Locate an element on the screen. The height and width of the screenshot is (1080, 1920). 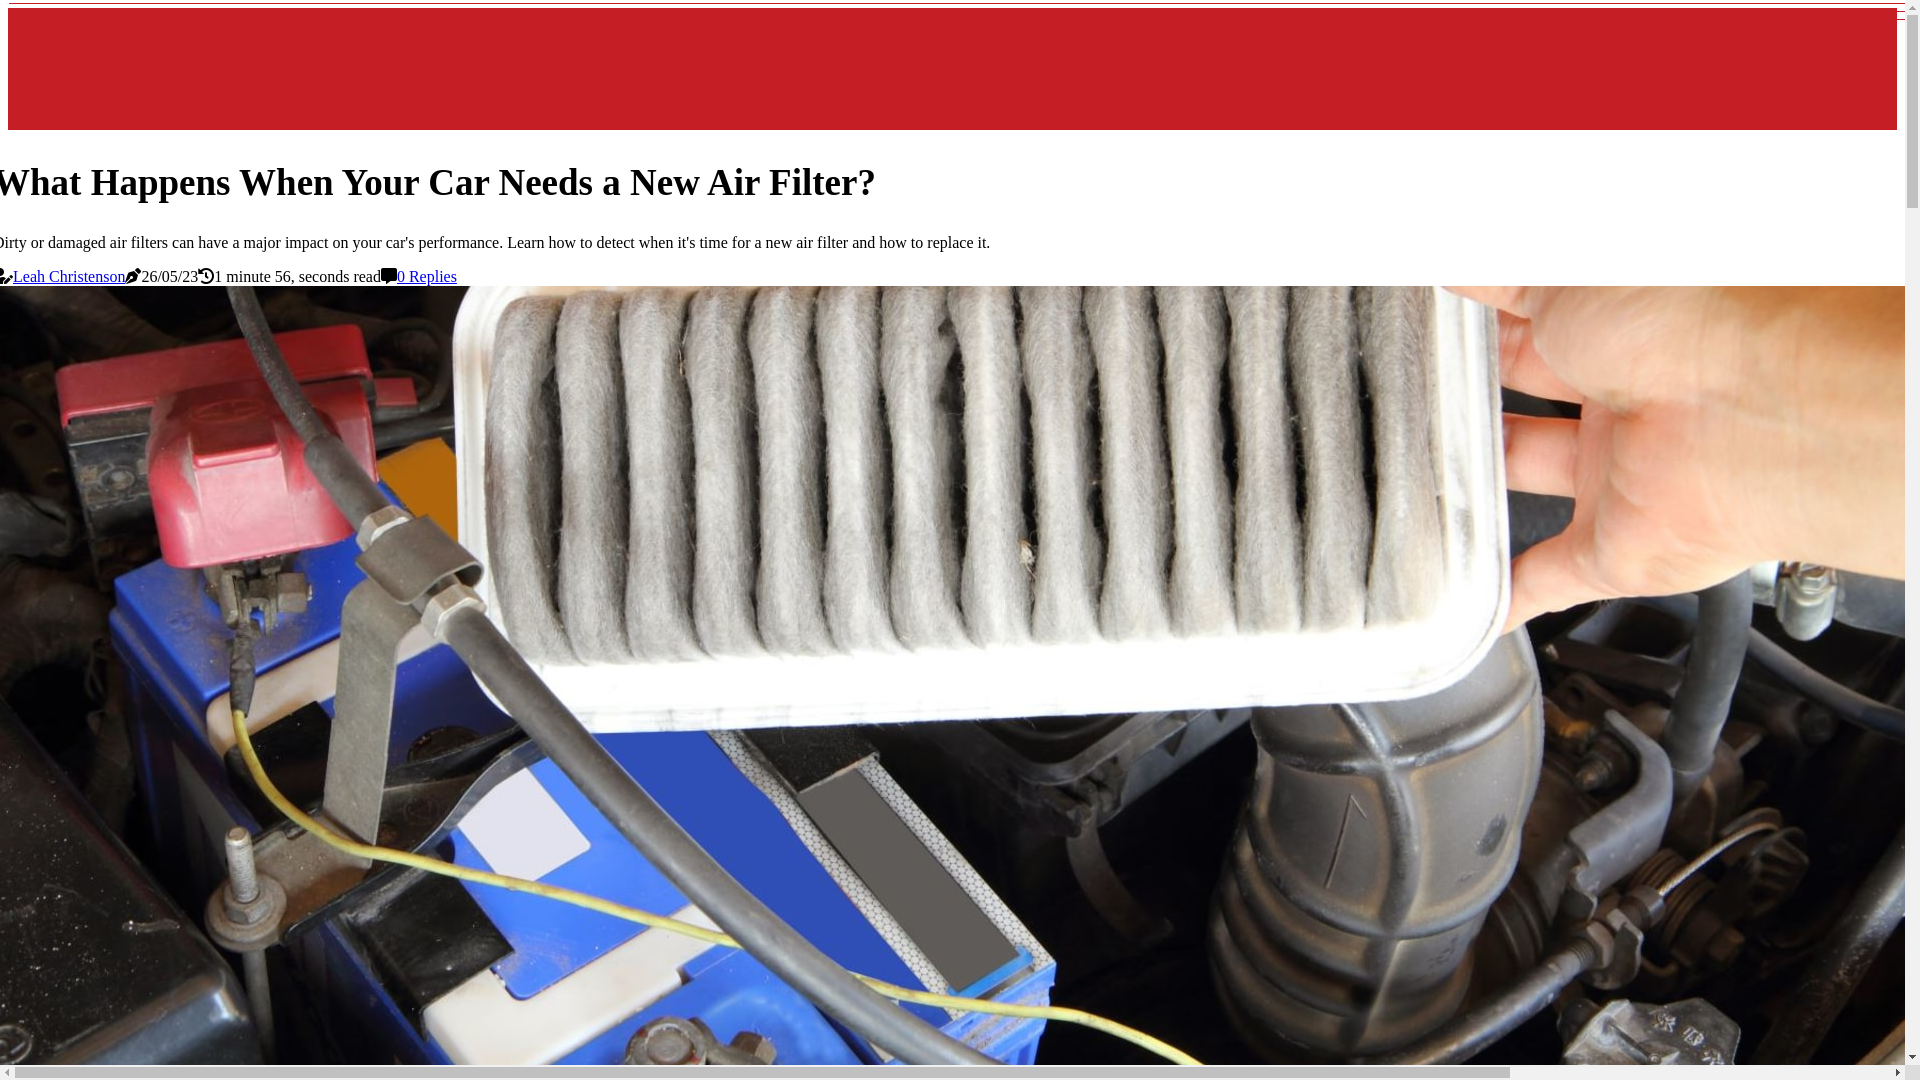
'0 Replies' is located at coordinates (426, 276).